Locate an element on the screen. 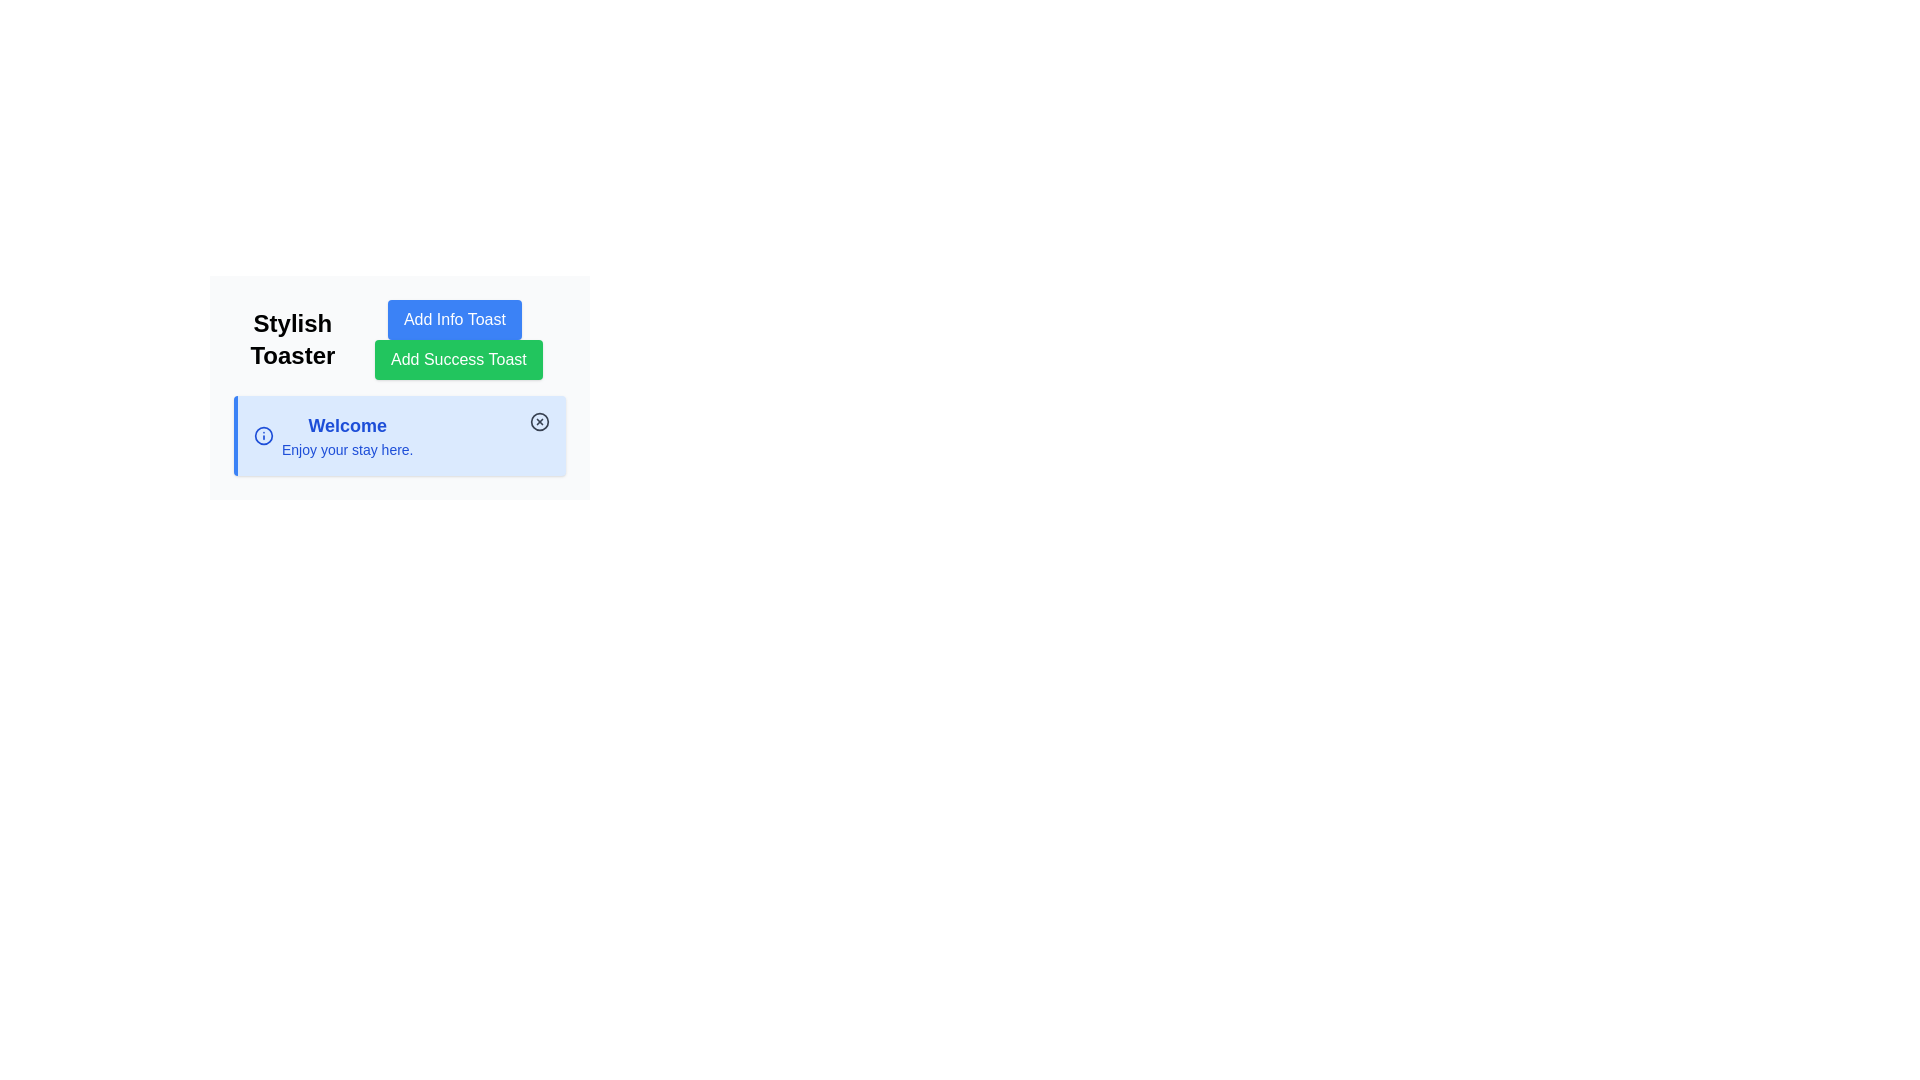 The height and width of the screenshot is (1080, 1920). the small circular icon with a bold outline located to the left of the notification block containing the text 'Welcome Enjoy your stay here.' is located at coordinates (263, 434).